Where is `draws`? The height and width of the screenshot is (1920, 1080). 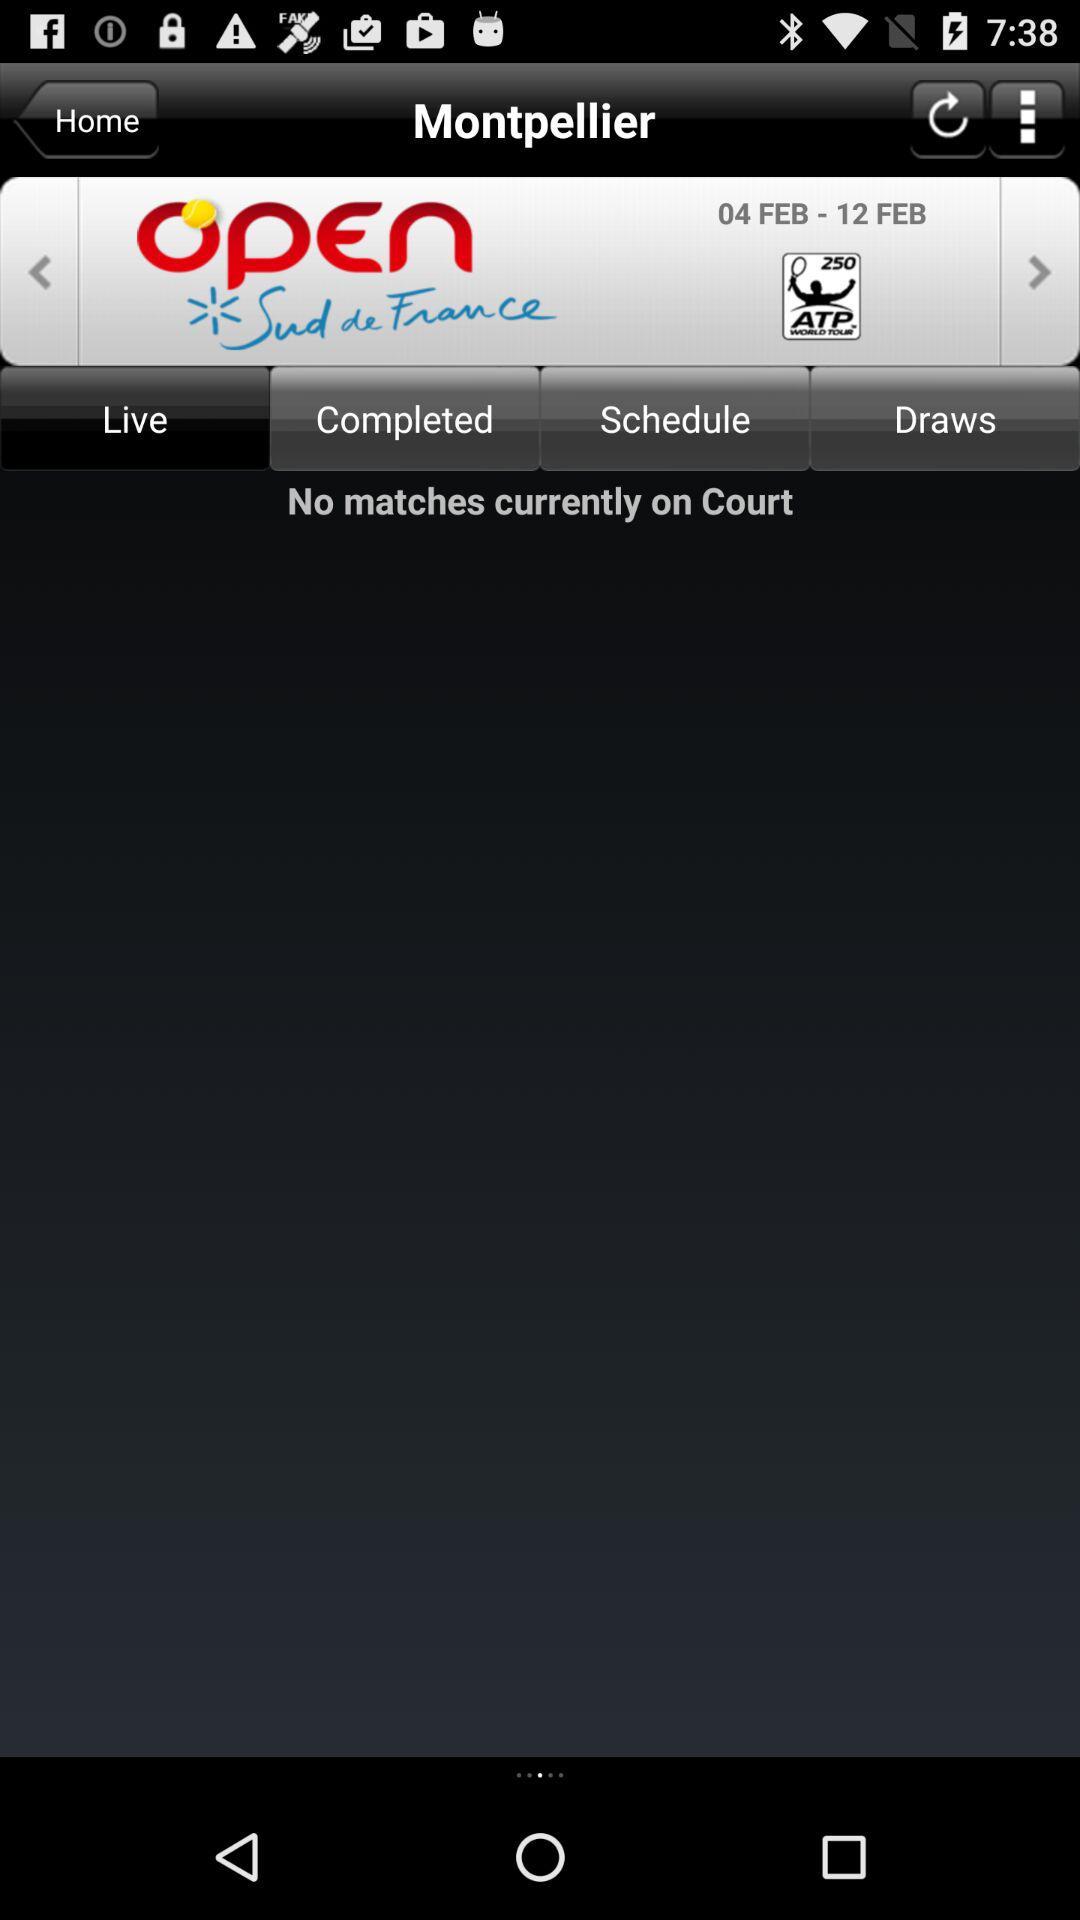
draws is located at coordinates (945, 417).